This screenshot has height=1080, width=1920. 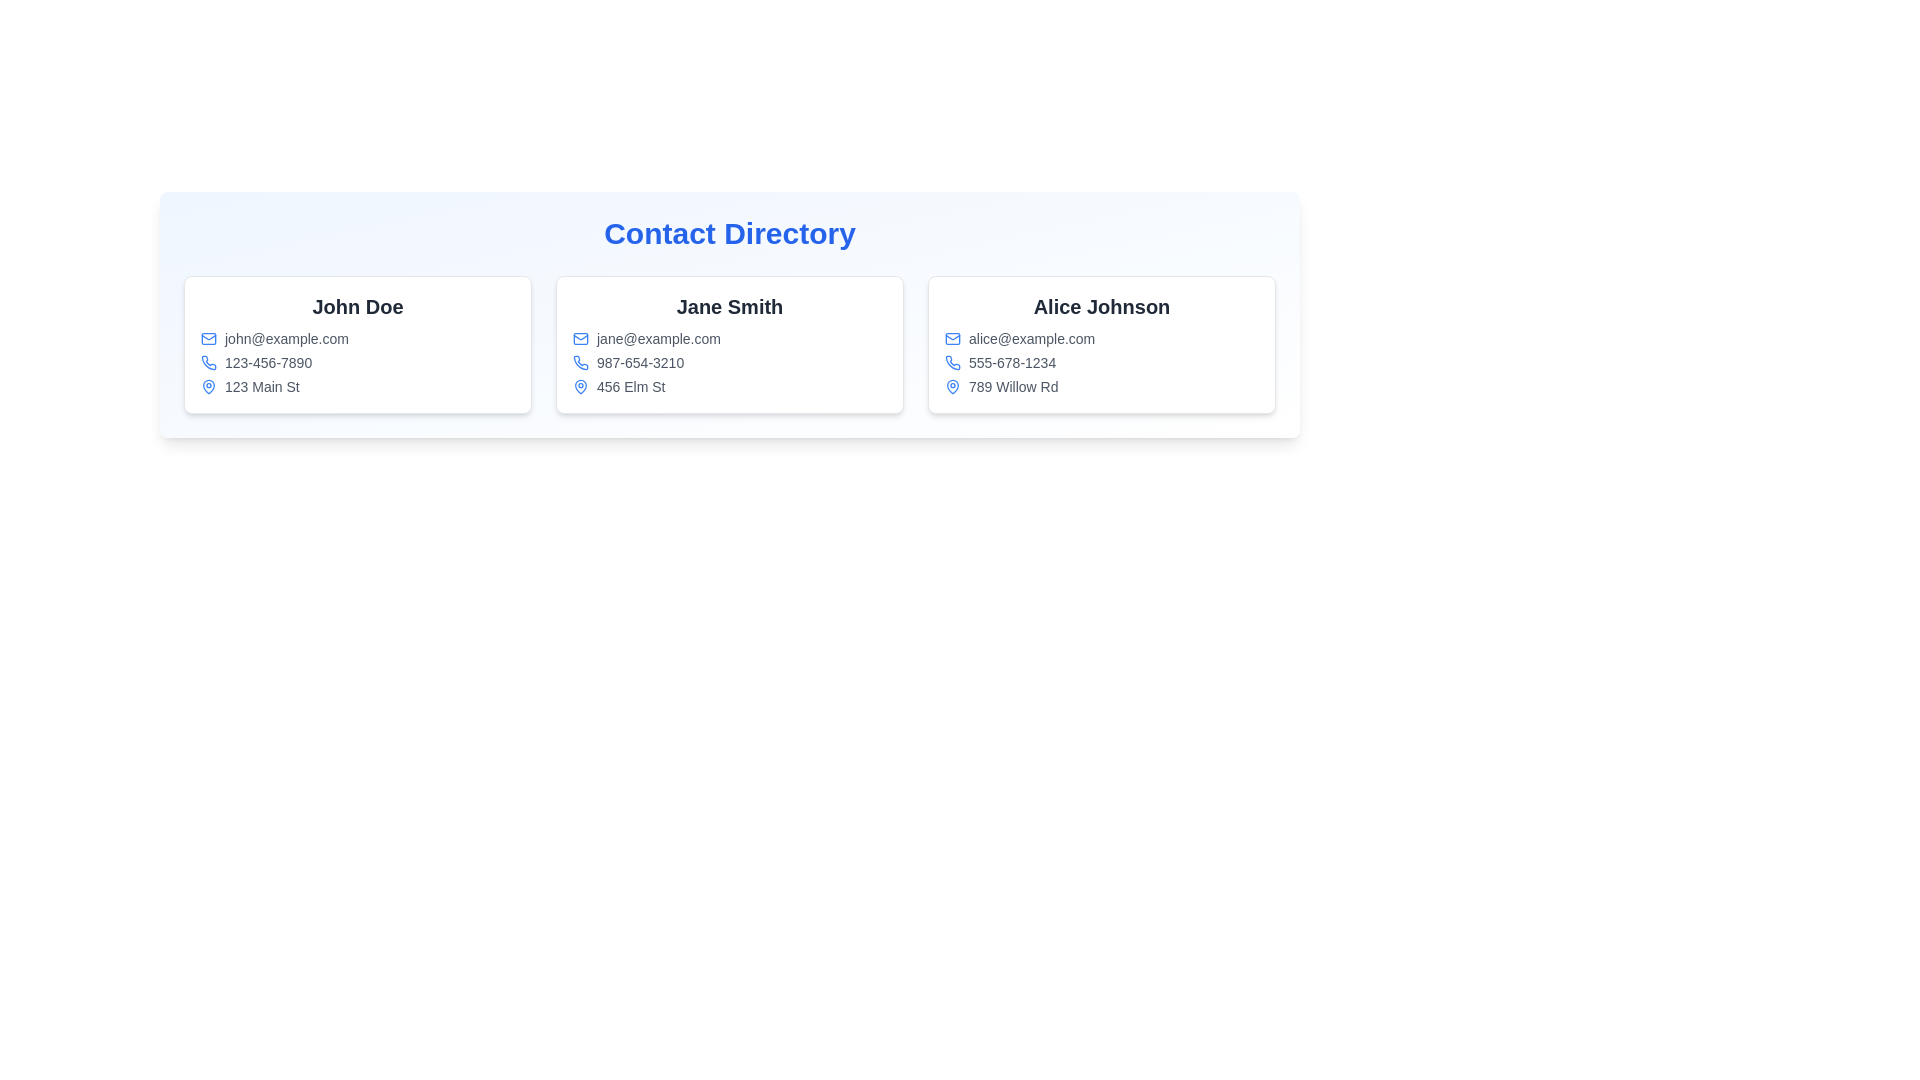 What do you see at coordinates (209, 385) in the screenshot?
I see `the location marker icon next to '123 Main St' in John Doe's contact card` at bounding box center [209, 385].